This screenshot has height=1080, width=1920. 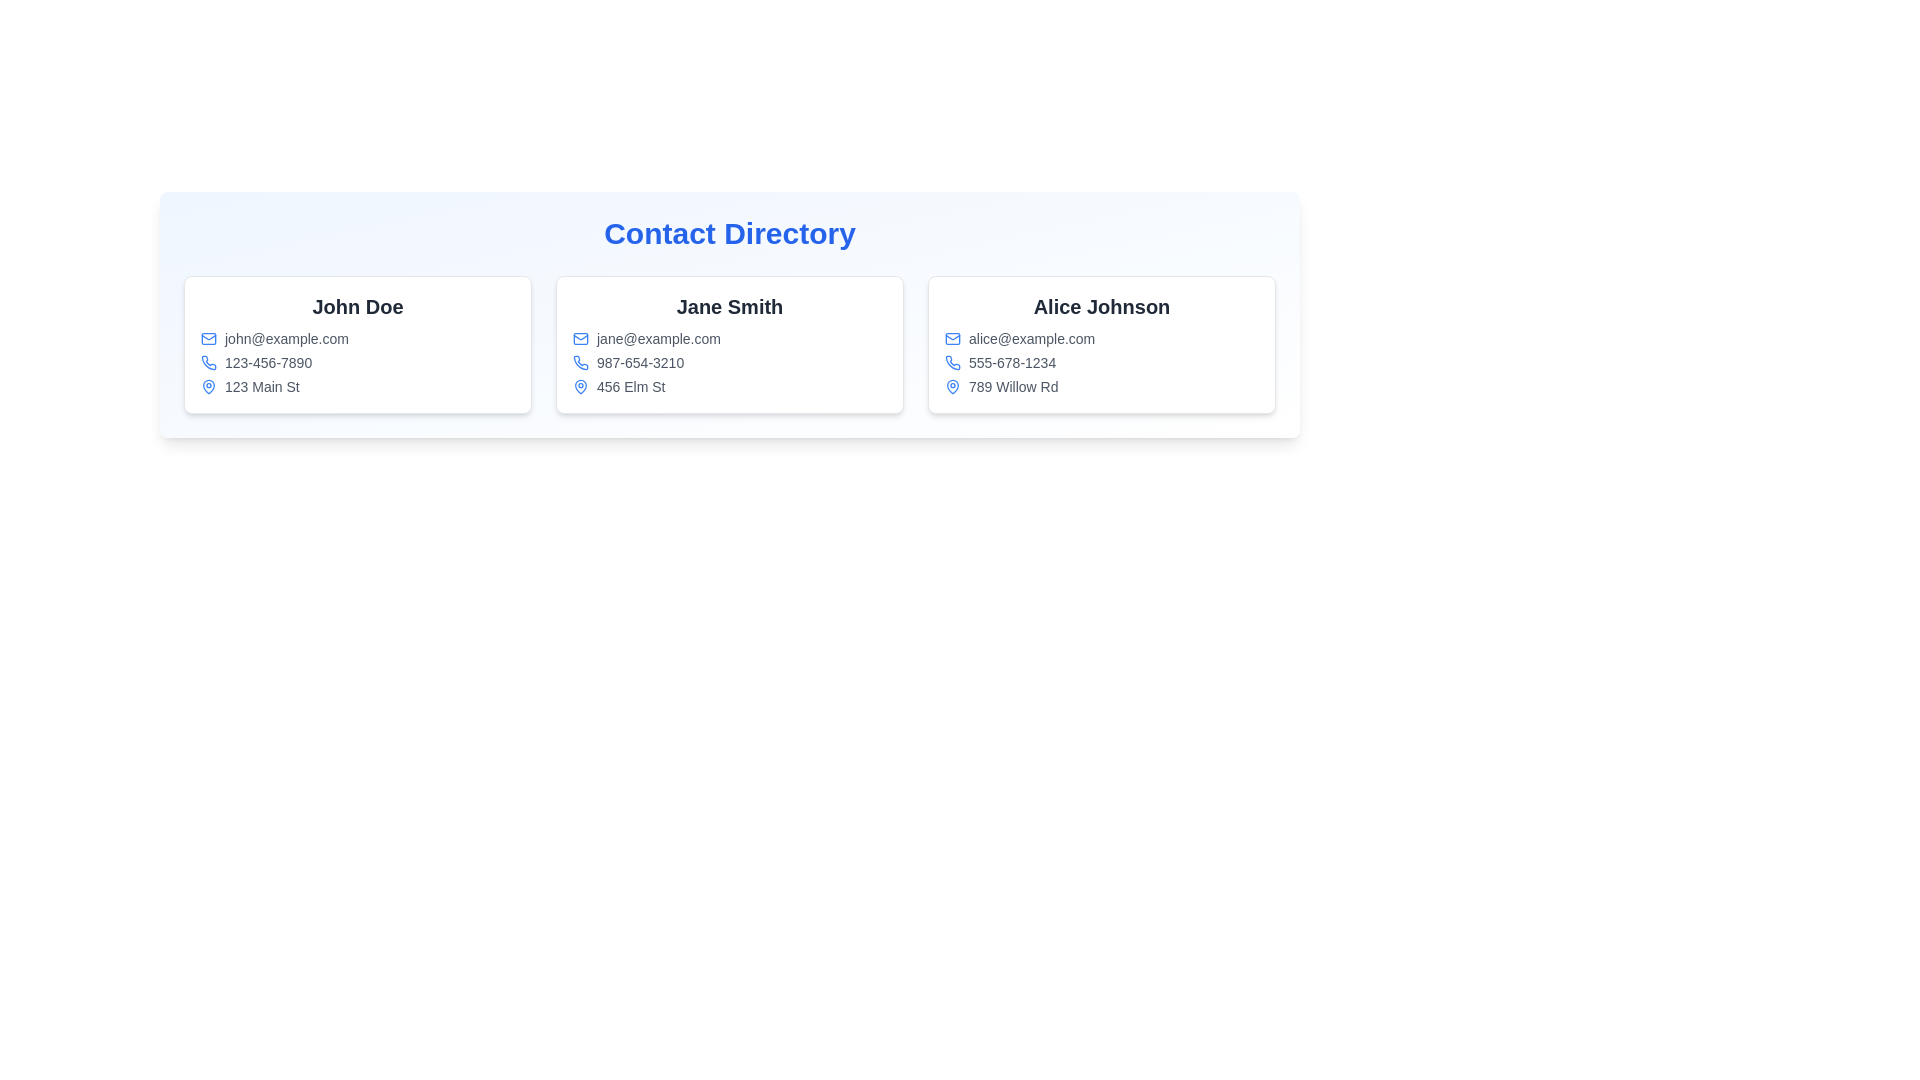 What do you see at coordinates (209, 385) in the screenshot?
I see `the location marker icon next to '123 Main St' in John Doe's contact card` at bounding box center [209, 385].